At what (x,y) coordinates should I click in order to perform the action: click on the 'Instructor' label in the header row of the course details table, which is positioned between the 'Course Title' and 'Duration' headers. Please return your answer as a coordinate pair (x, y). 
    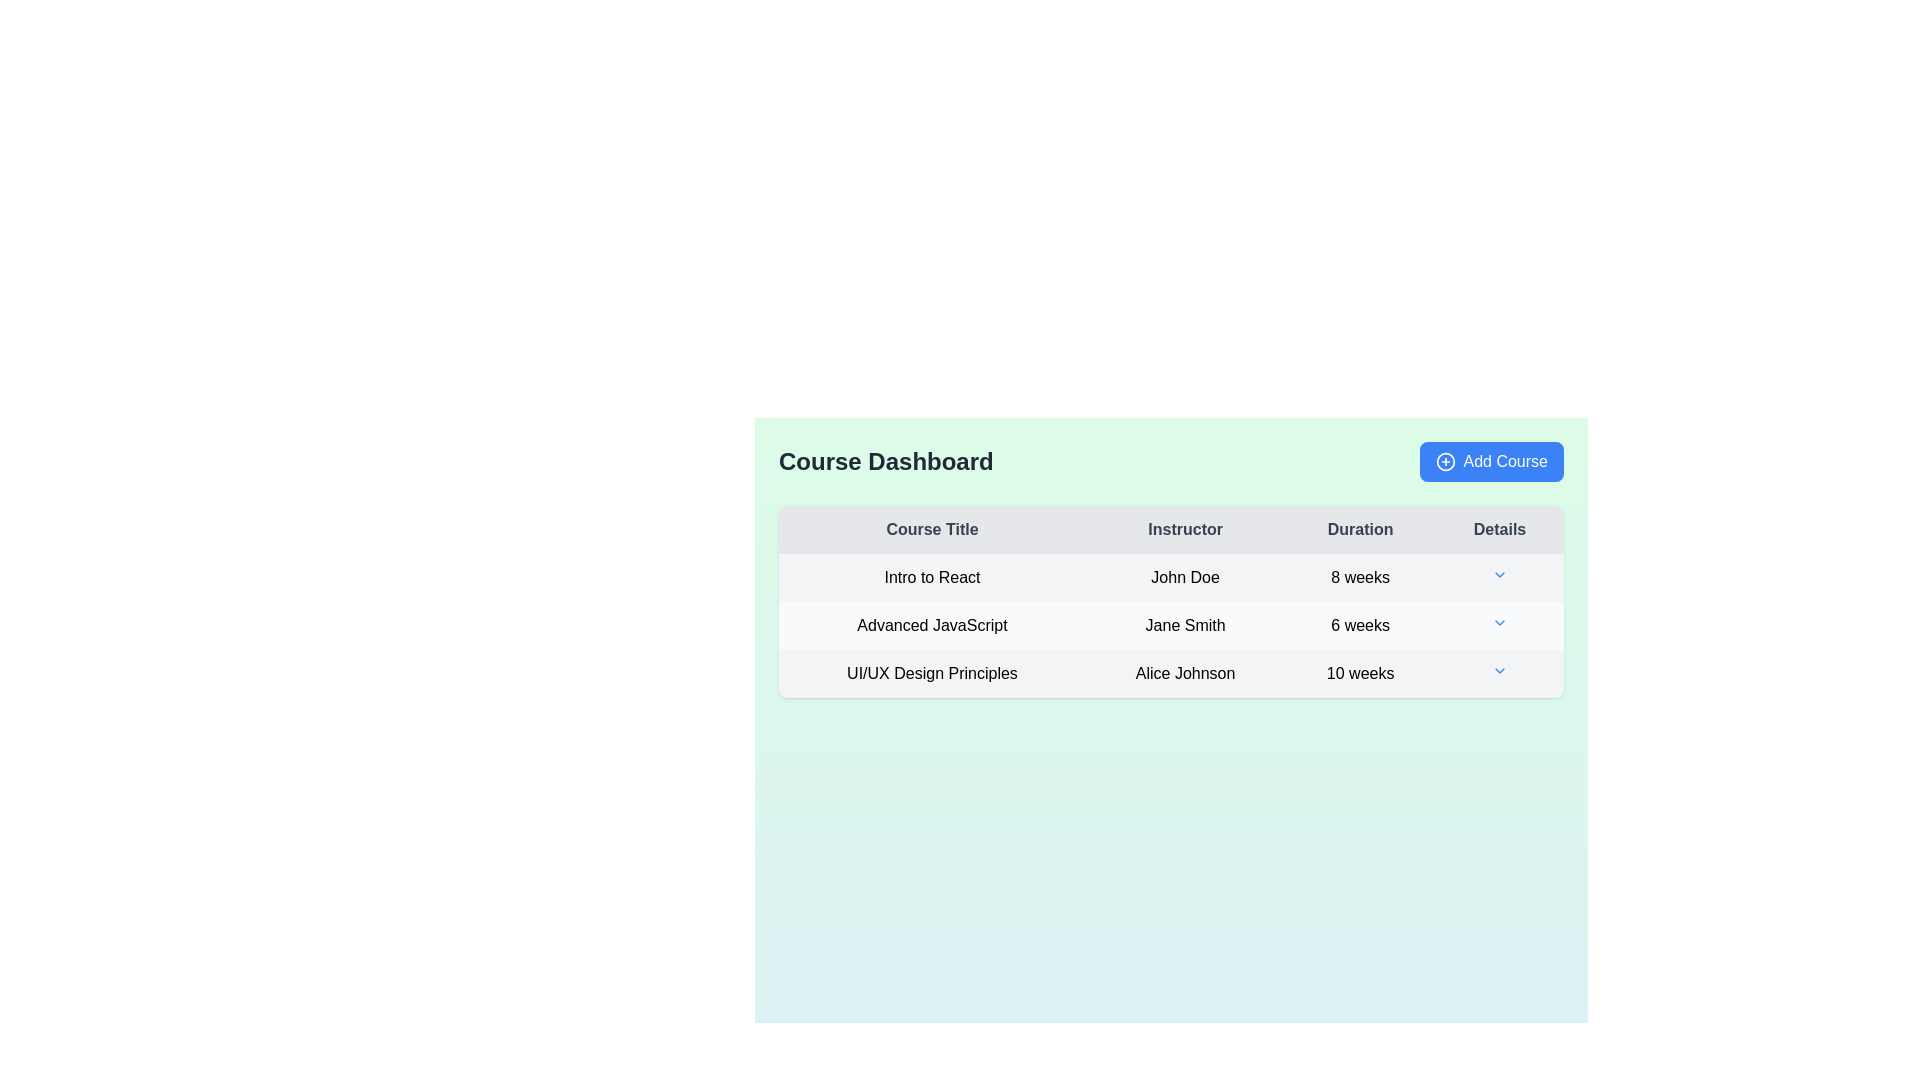
    Looking at the image, I should click on (1185, 528).